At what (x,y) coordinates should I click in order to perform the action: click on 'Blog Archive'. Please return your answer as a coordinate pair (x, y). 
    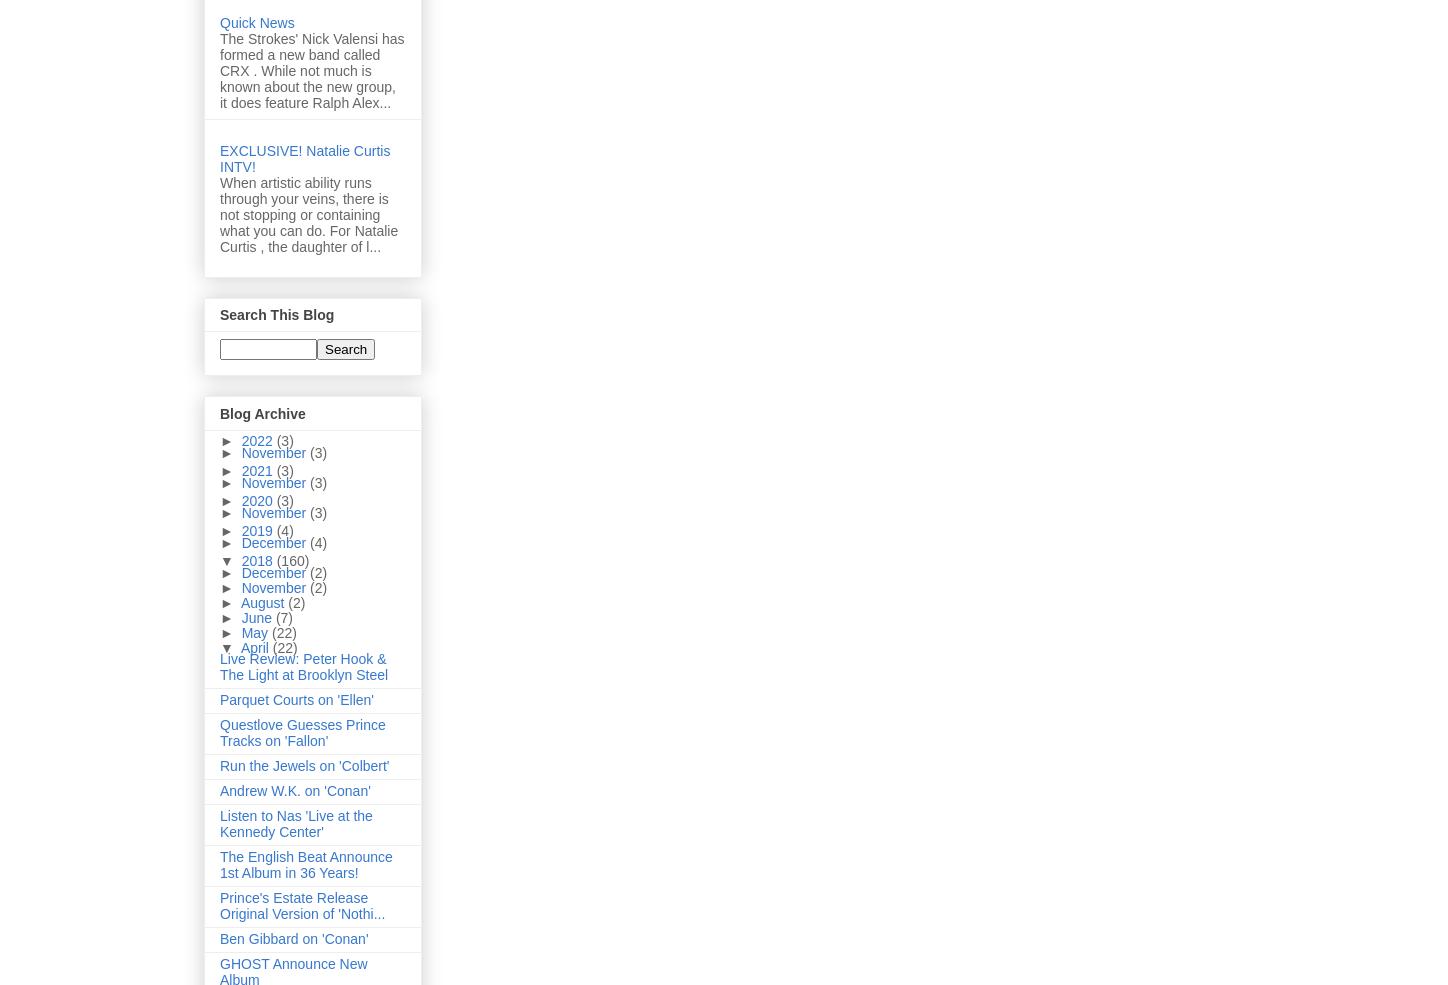
    Looking at the image, I should click on (262, 412).